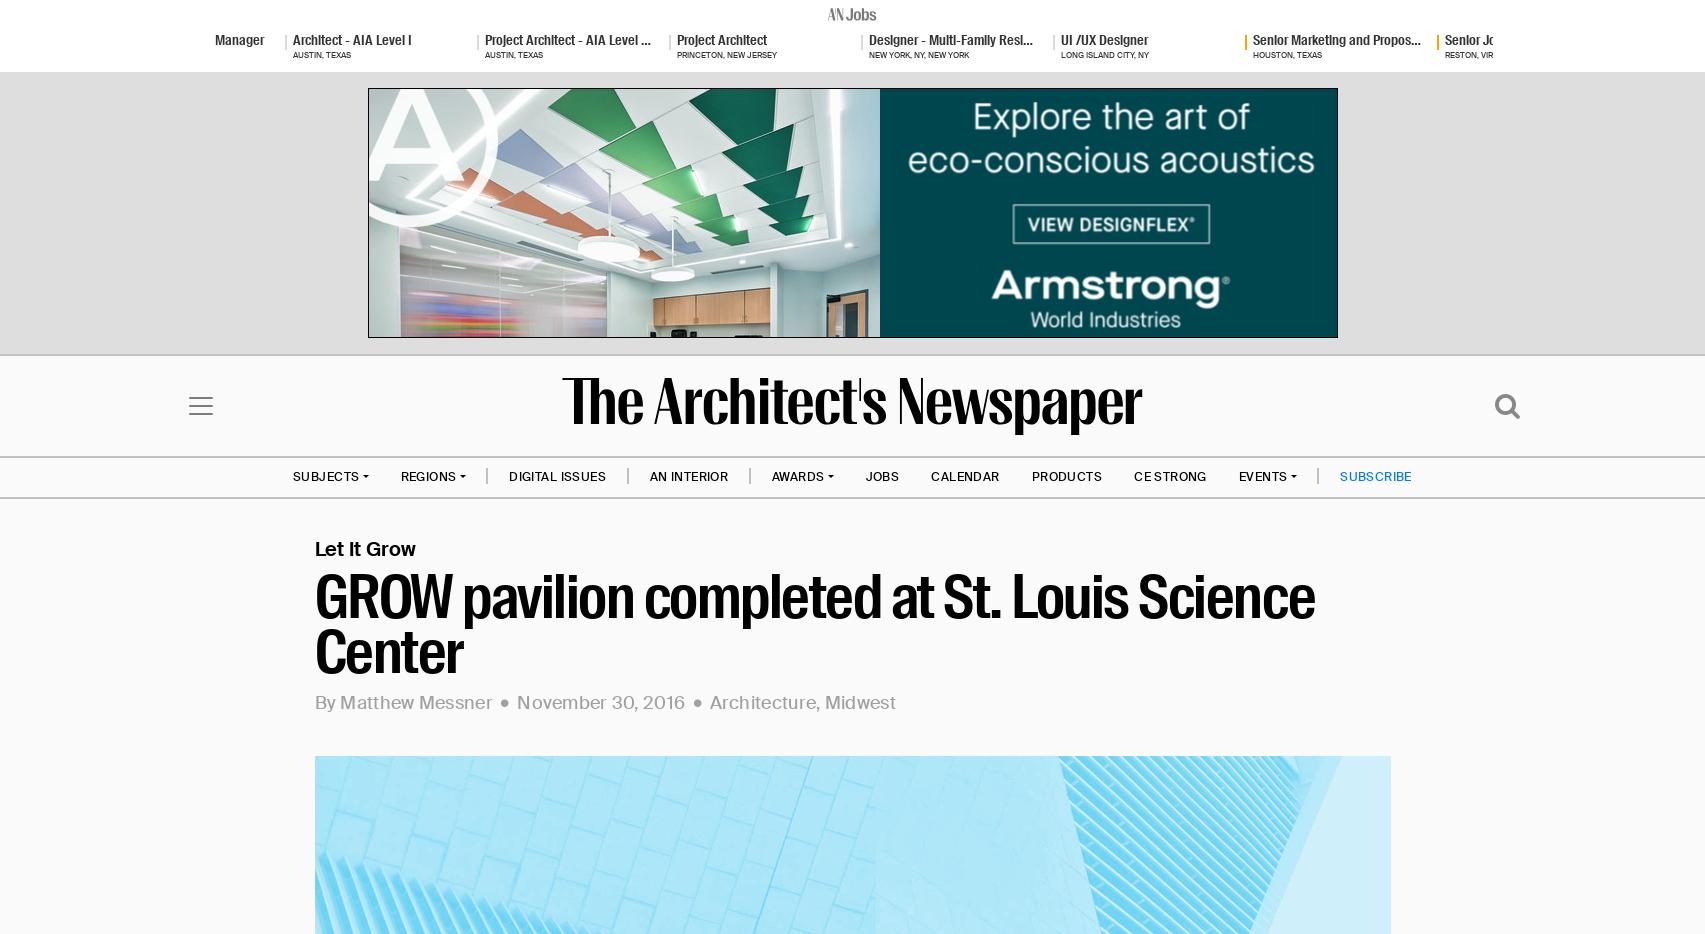  Describe the element at coordinates (181, 38) in the screenshot. I see `'Architectural Project Manager'` at that location.